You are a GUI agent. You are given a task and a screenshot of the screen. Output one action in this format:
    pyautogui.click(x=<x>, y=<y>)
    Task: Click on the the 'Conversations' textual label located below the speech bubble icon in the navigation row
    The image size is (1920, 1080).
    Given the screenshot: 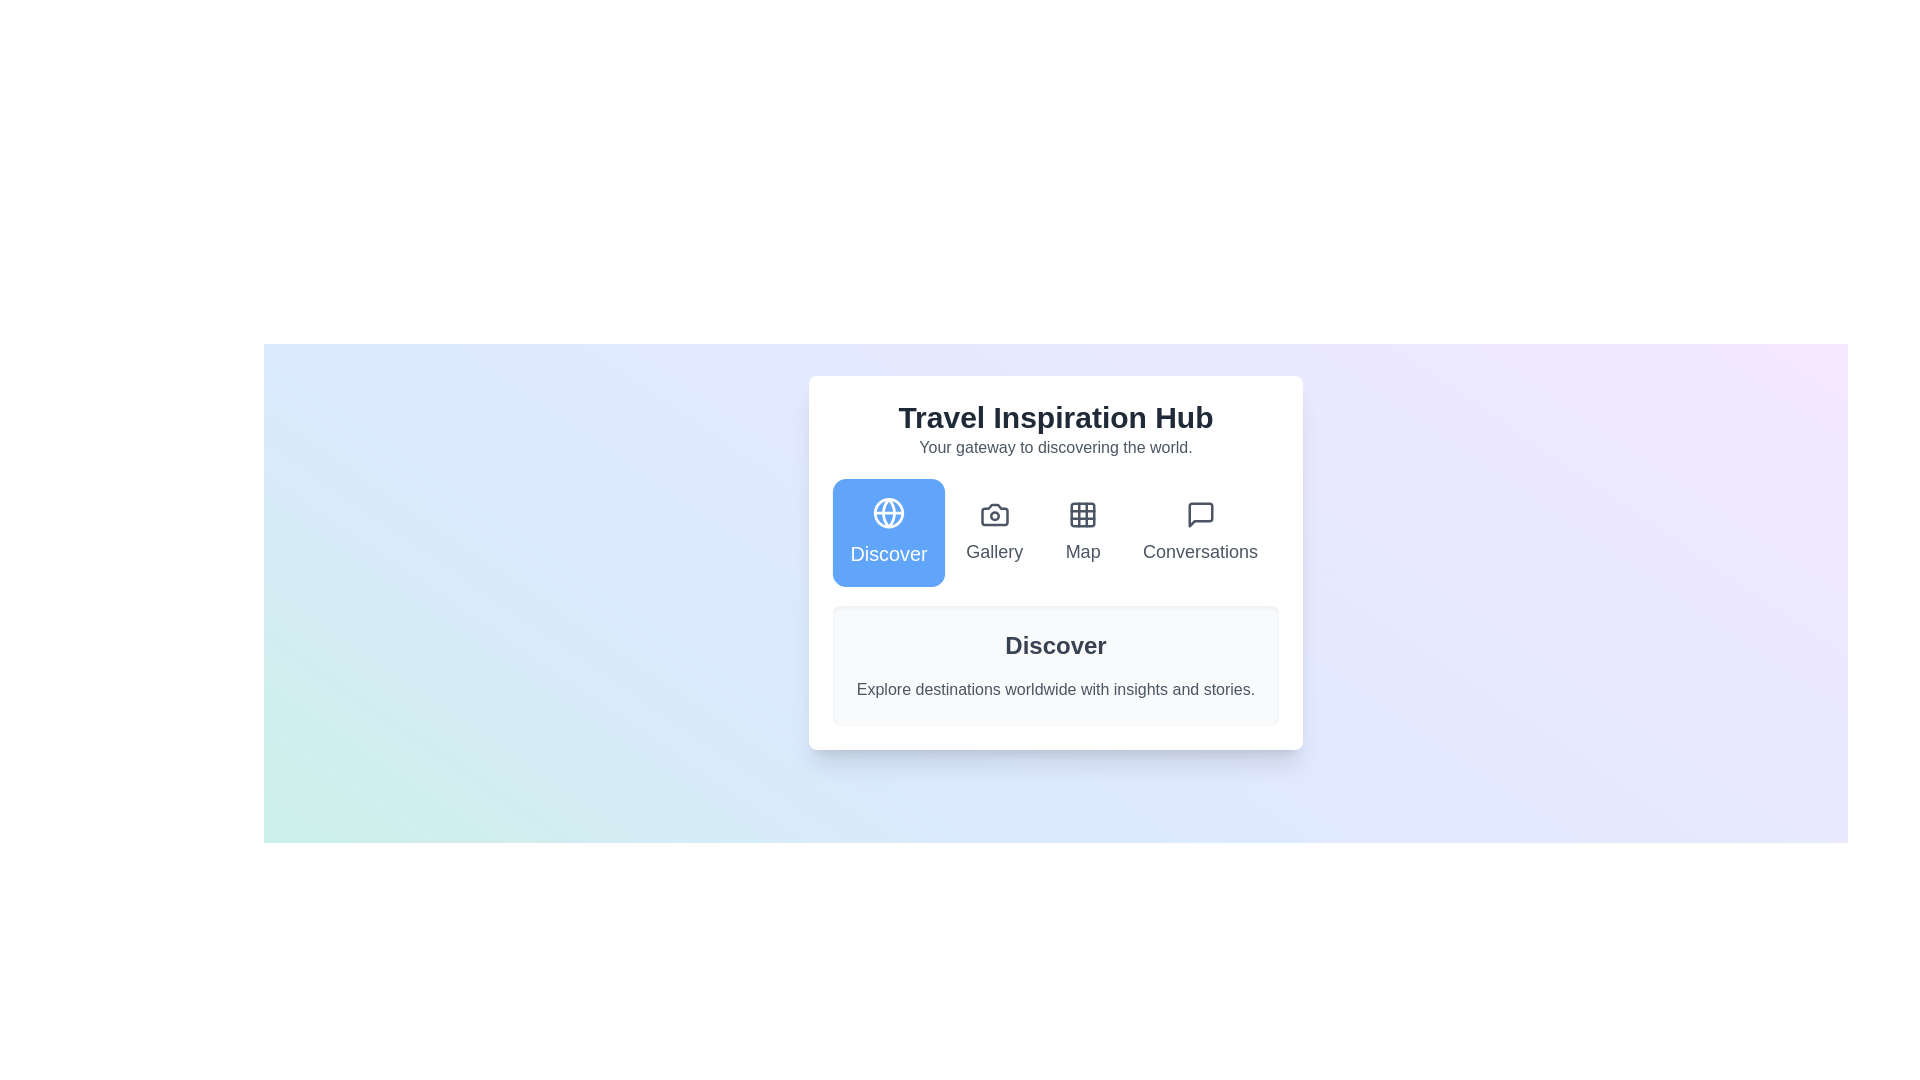 What is the action you would take?
    pyautogui.click(x=1200, y=551)
    